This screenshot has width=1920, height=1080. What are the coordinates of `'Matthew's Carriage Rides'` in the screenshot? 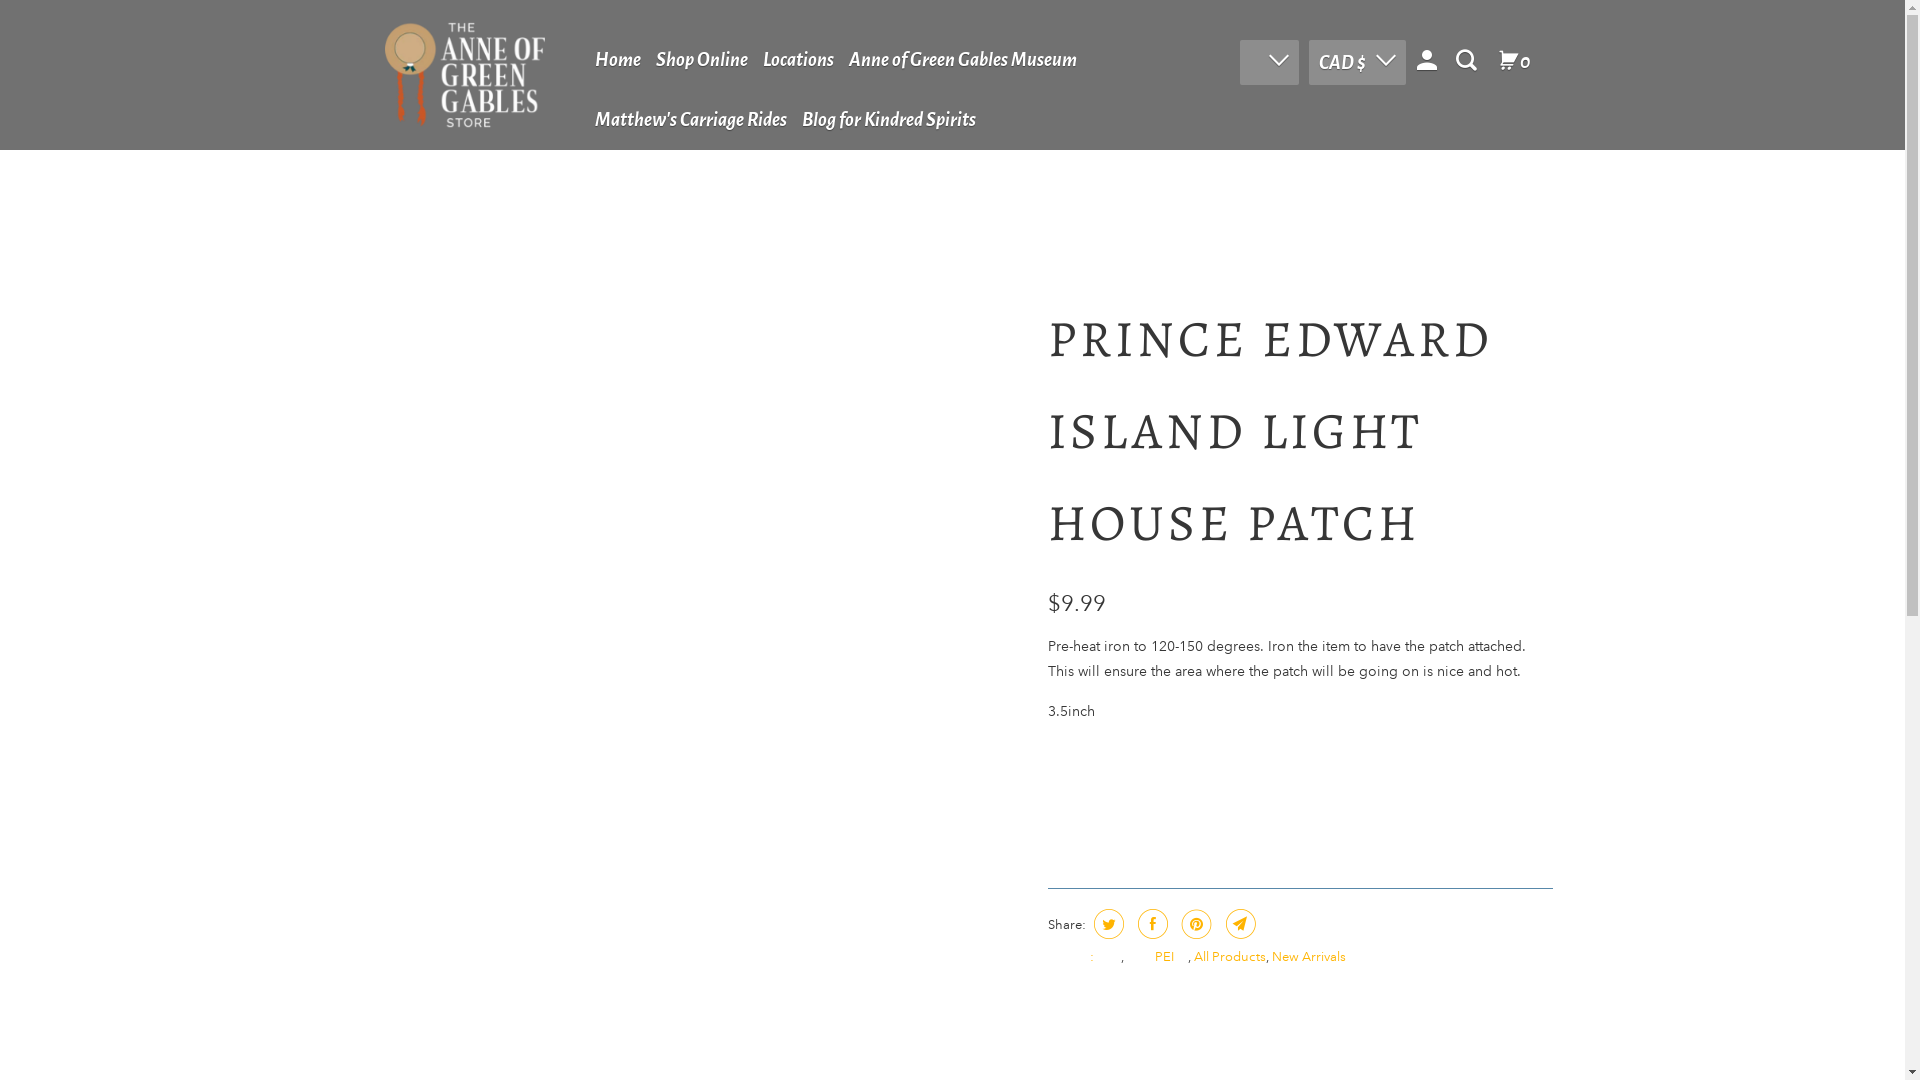 It's located at (589, 119).